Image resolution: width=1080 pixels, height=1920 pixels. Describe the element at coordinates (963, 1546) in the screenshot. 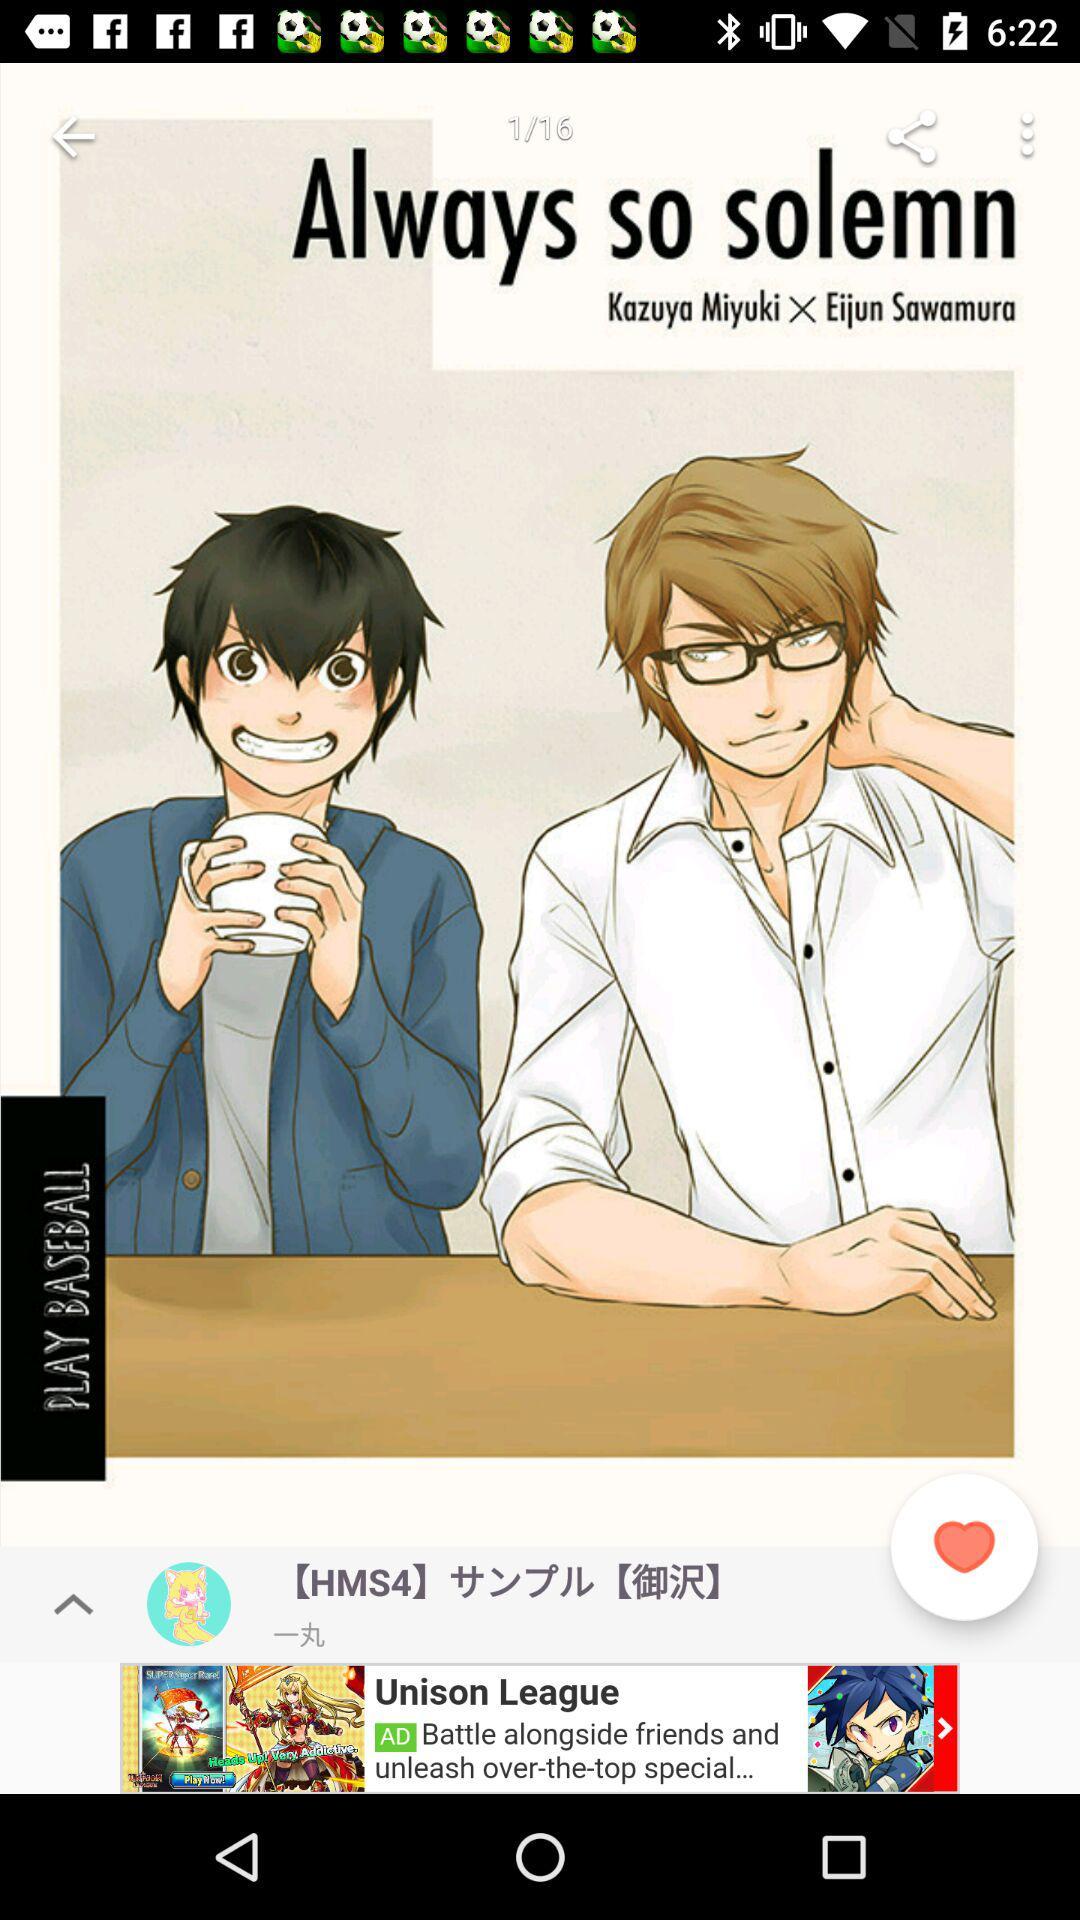

I see `the favorite icon` at that location.